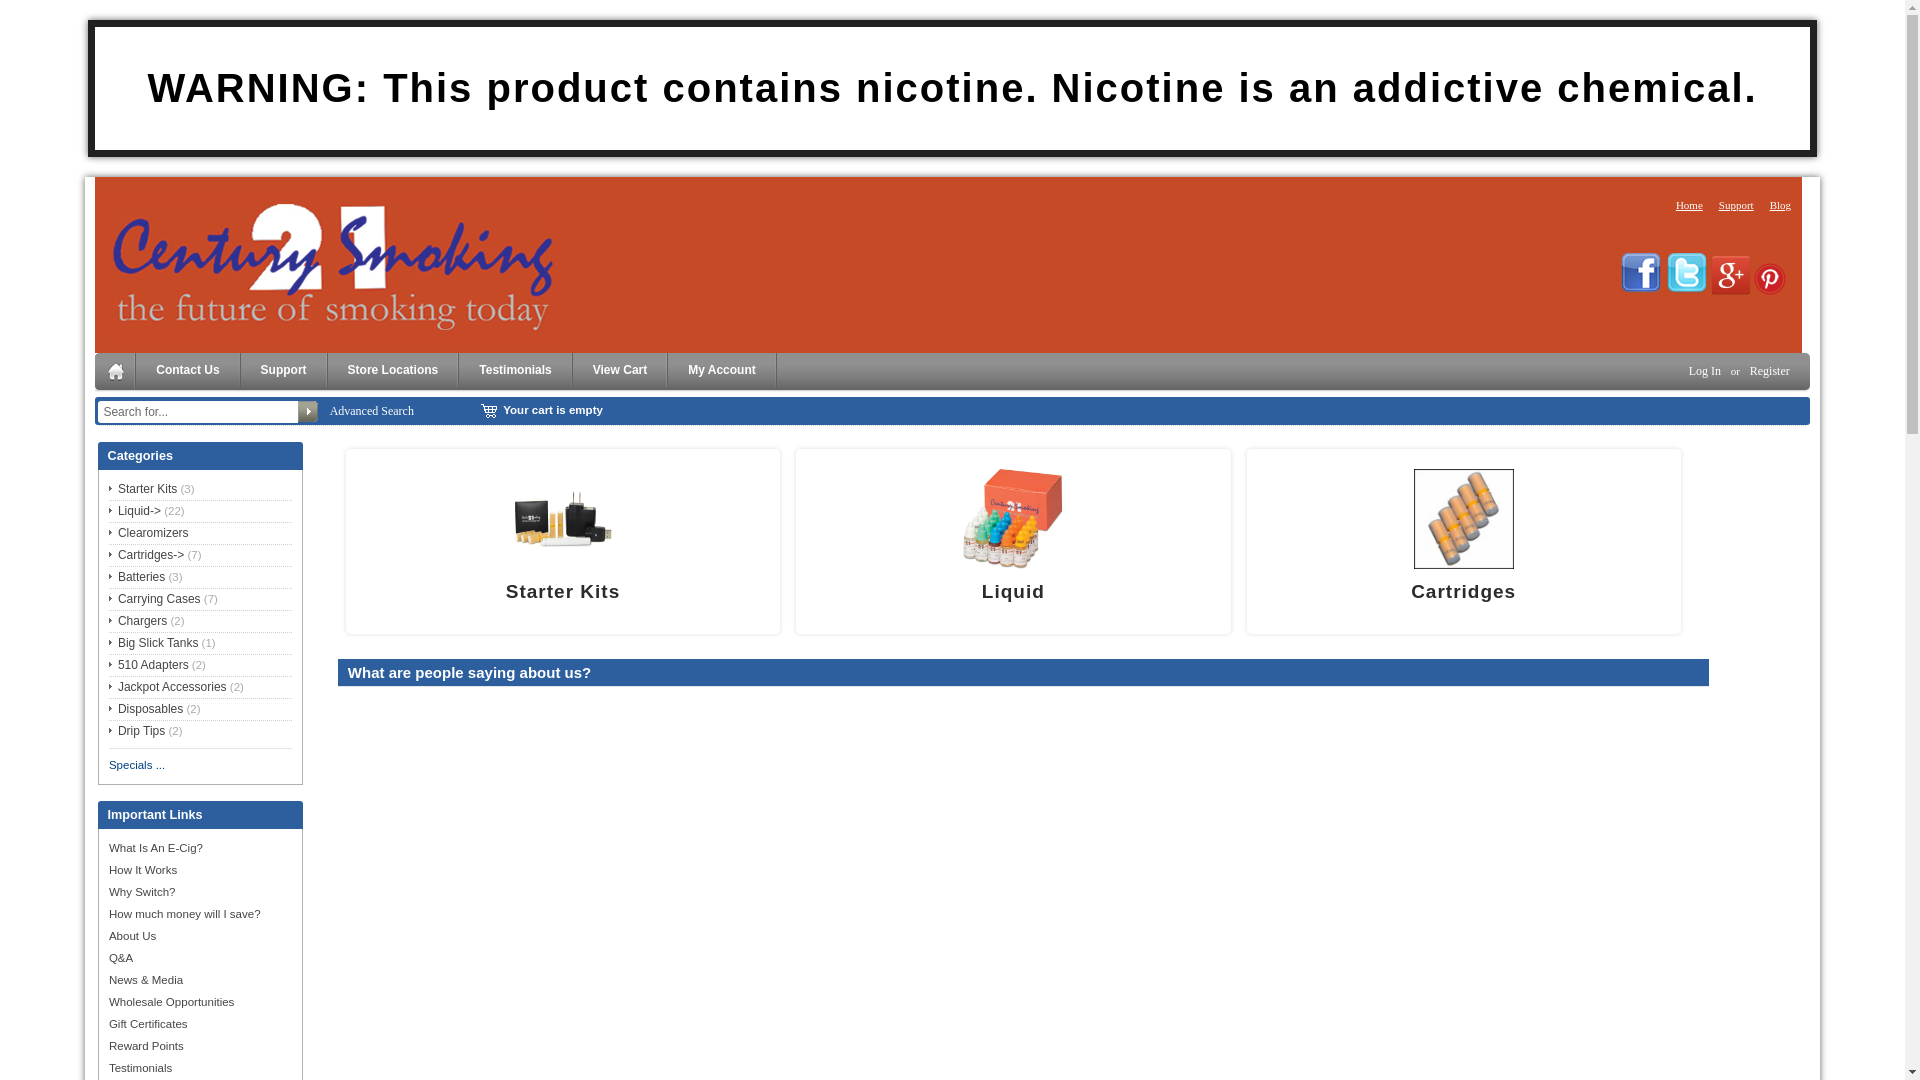 Image resolution: width=1920 pixels, height=1080 pixels. Describe the element at coordinates (185, 914) in the screenshot. I see `'How much money will I save?'` at that location.